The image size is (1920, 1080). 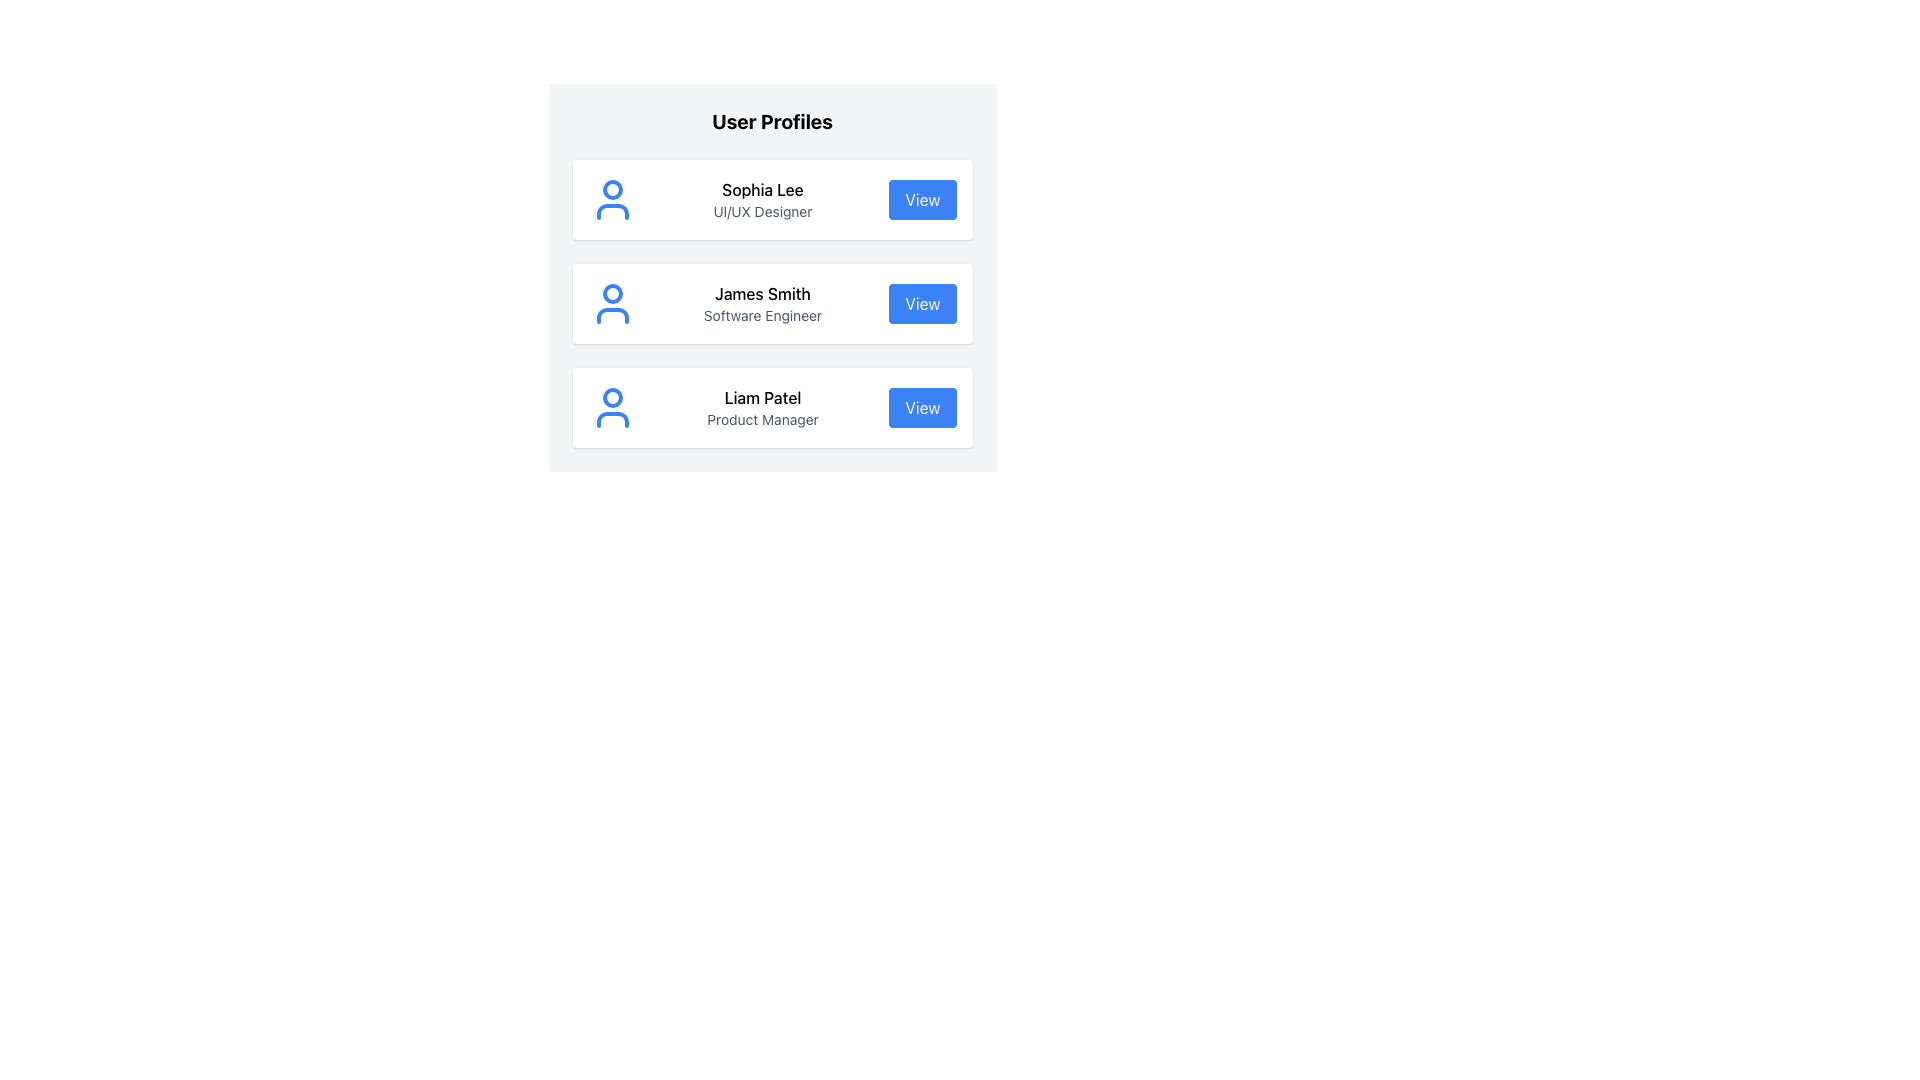 What do you see at coordinates (762, 200) in the screenshot?
I see `text displayed in the text area showing 'Sophia Lee' and 'UI/UX Designer' within the first profile card of the list` at bounding box center [762, 200].